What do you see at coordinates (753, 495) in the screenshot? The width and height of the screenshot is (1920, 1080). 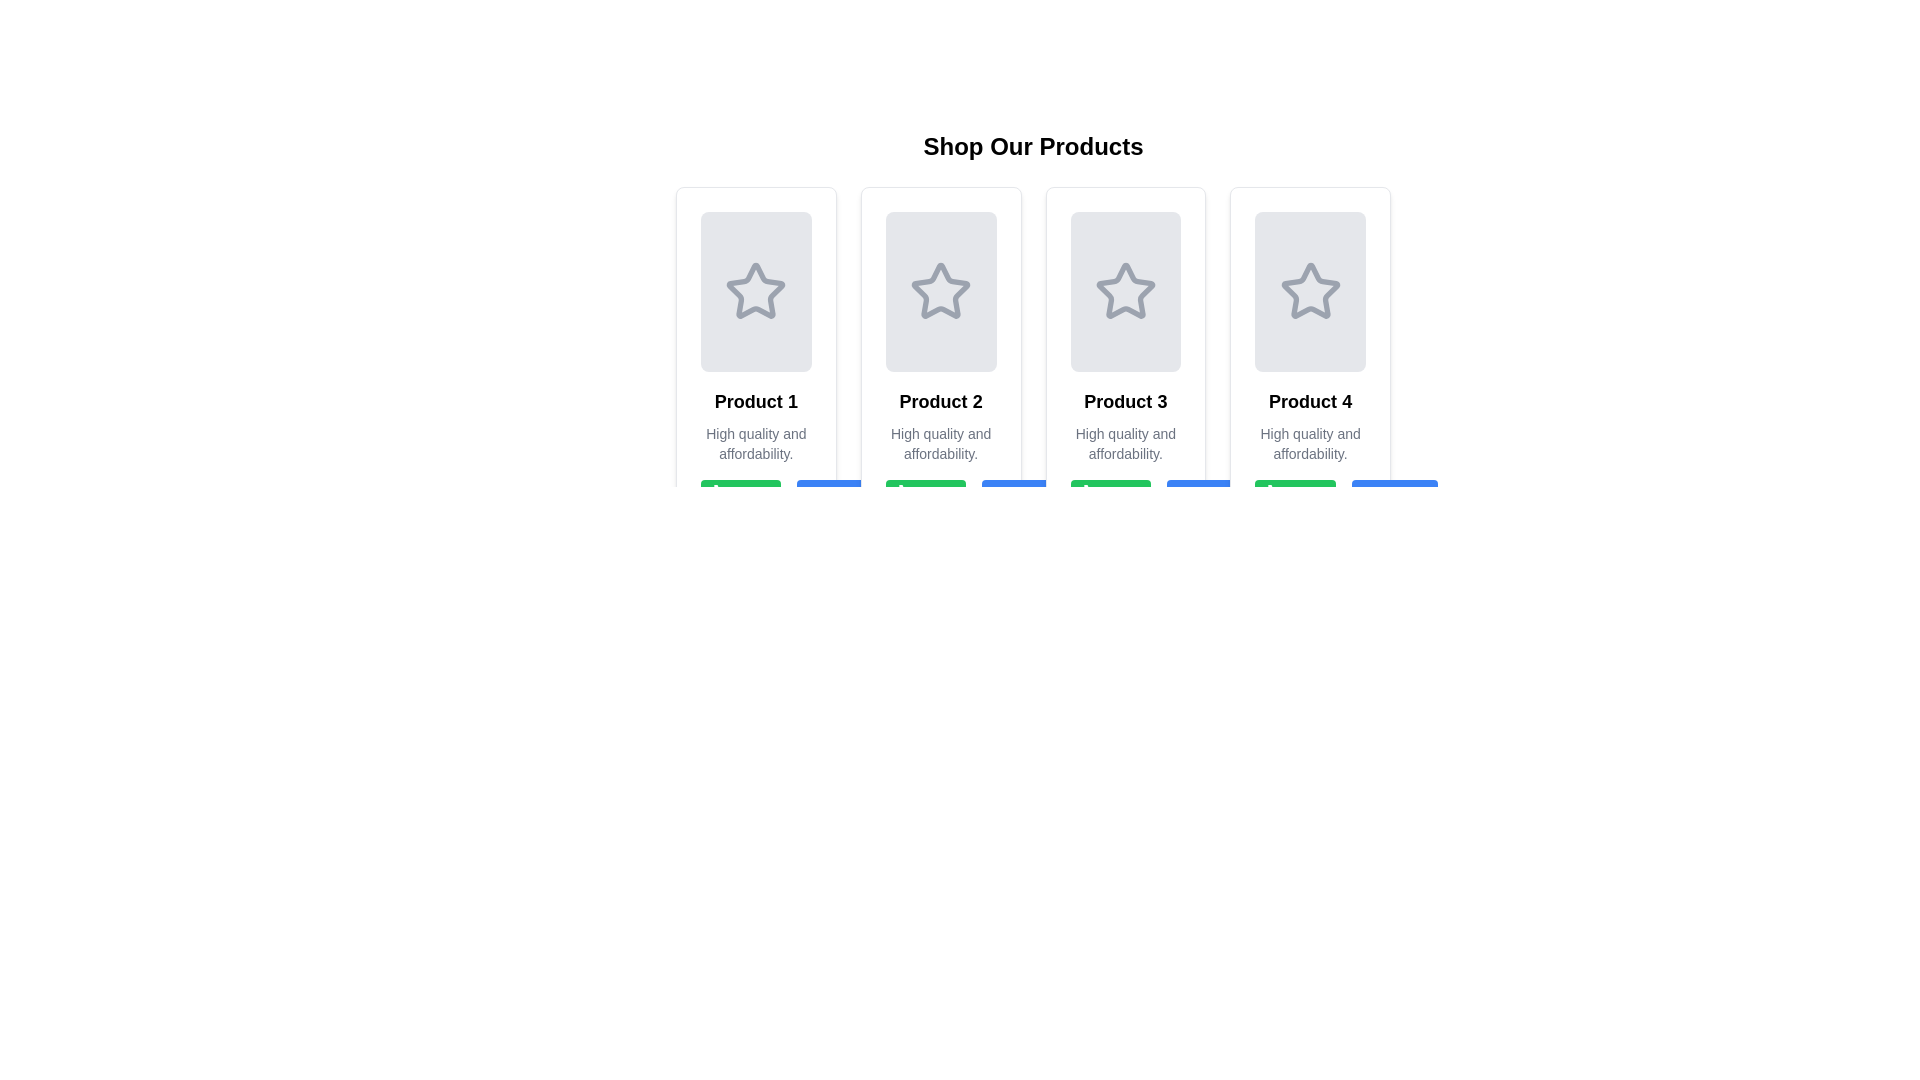 I see `the 'Add' text label within the button component, which is styled with white text on a green background and is located below the first product card labeled 'Product 1'` at bounding box center [753, 495].